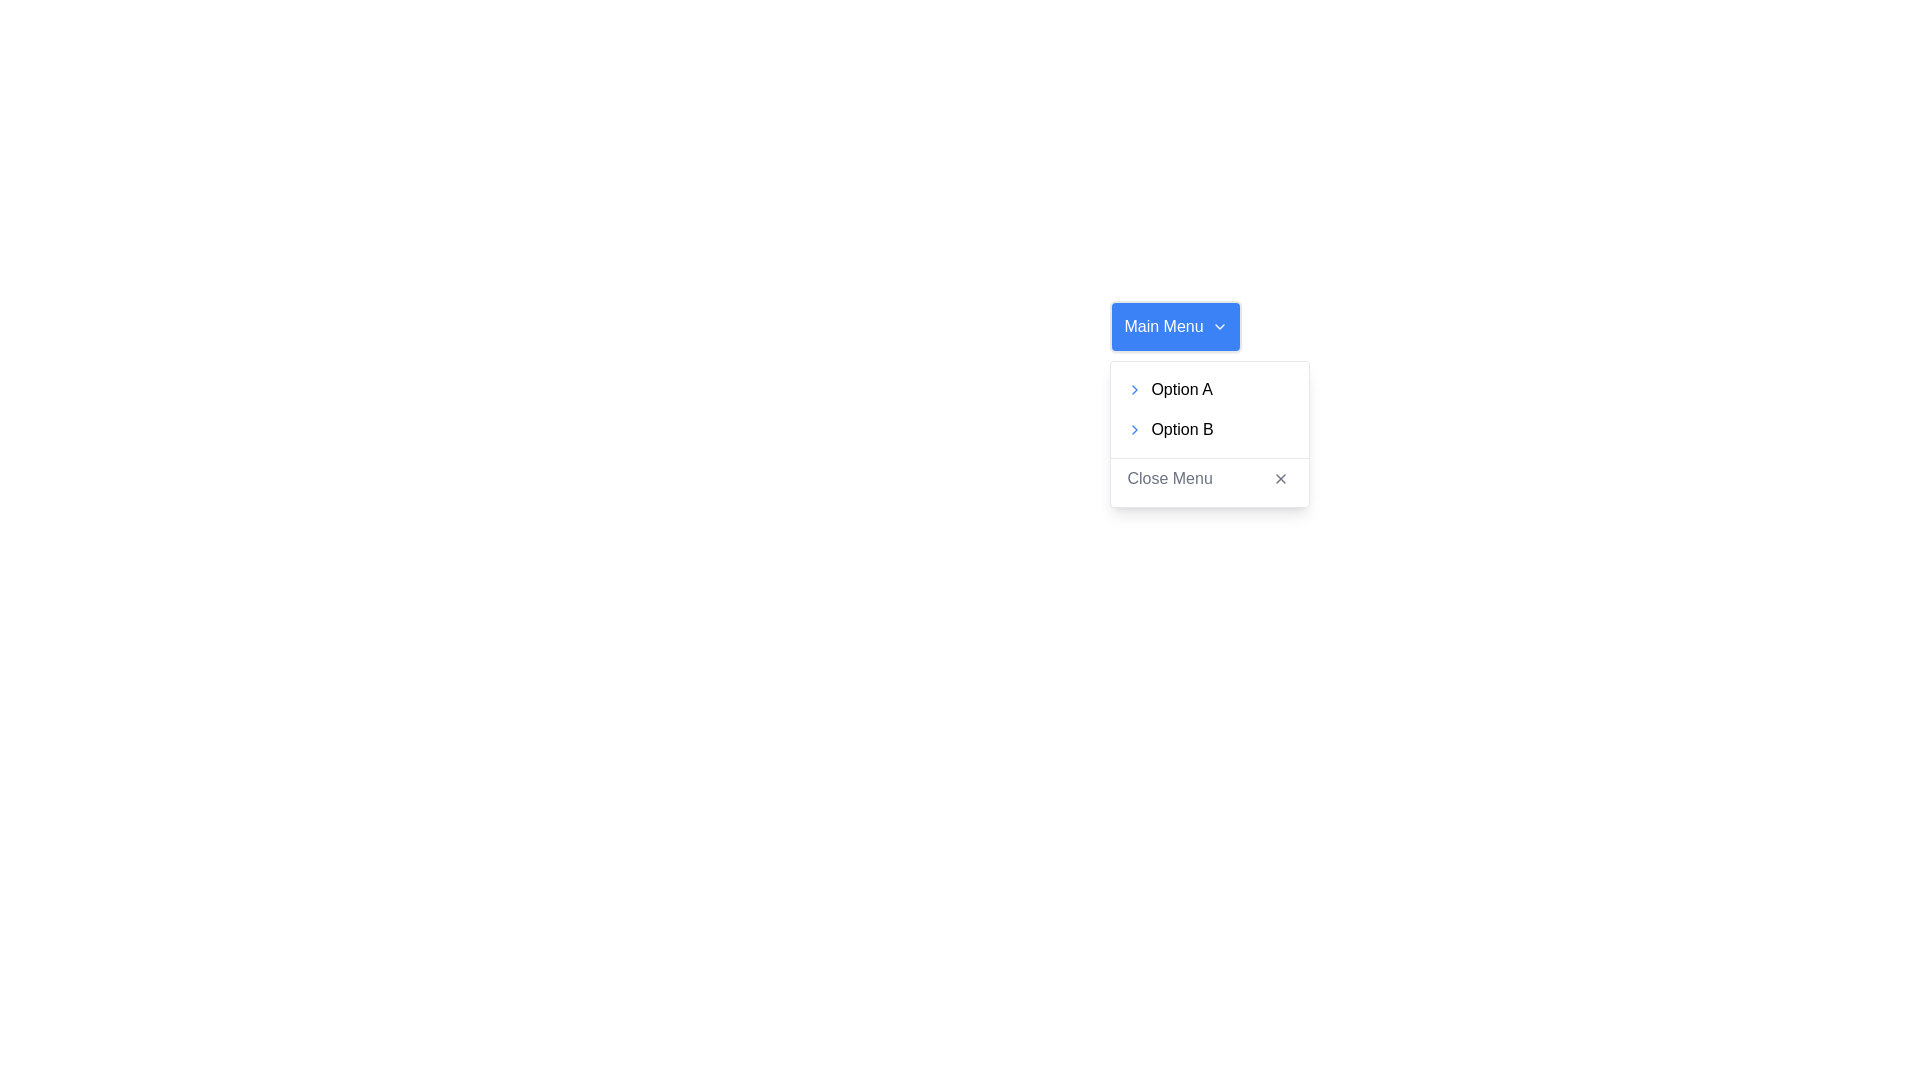  What do you see at coordinates (1134, 389) in the screenshot?
I see `the blue chevron-right icon located to the left of the 'Option A' text to interact with it` at bounding box center [1134, 389].